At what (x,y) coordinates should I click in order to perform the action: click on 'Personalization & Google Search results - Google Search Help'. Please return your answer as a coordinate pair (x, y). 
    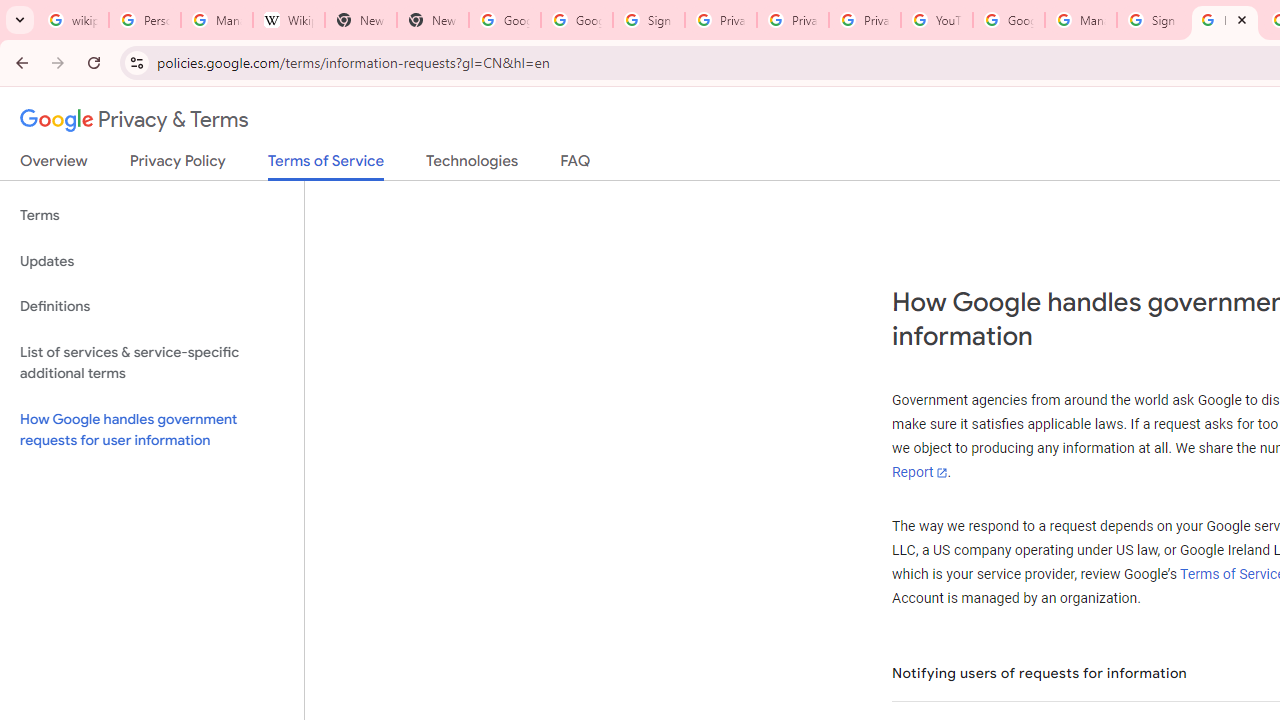
    Looking at the image, I should click on (143, 20).